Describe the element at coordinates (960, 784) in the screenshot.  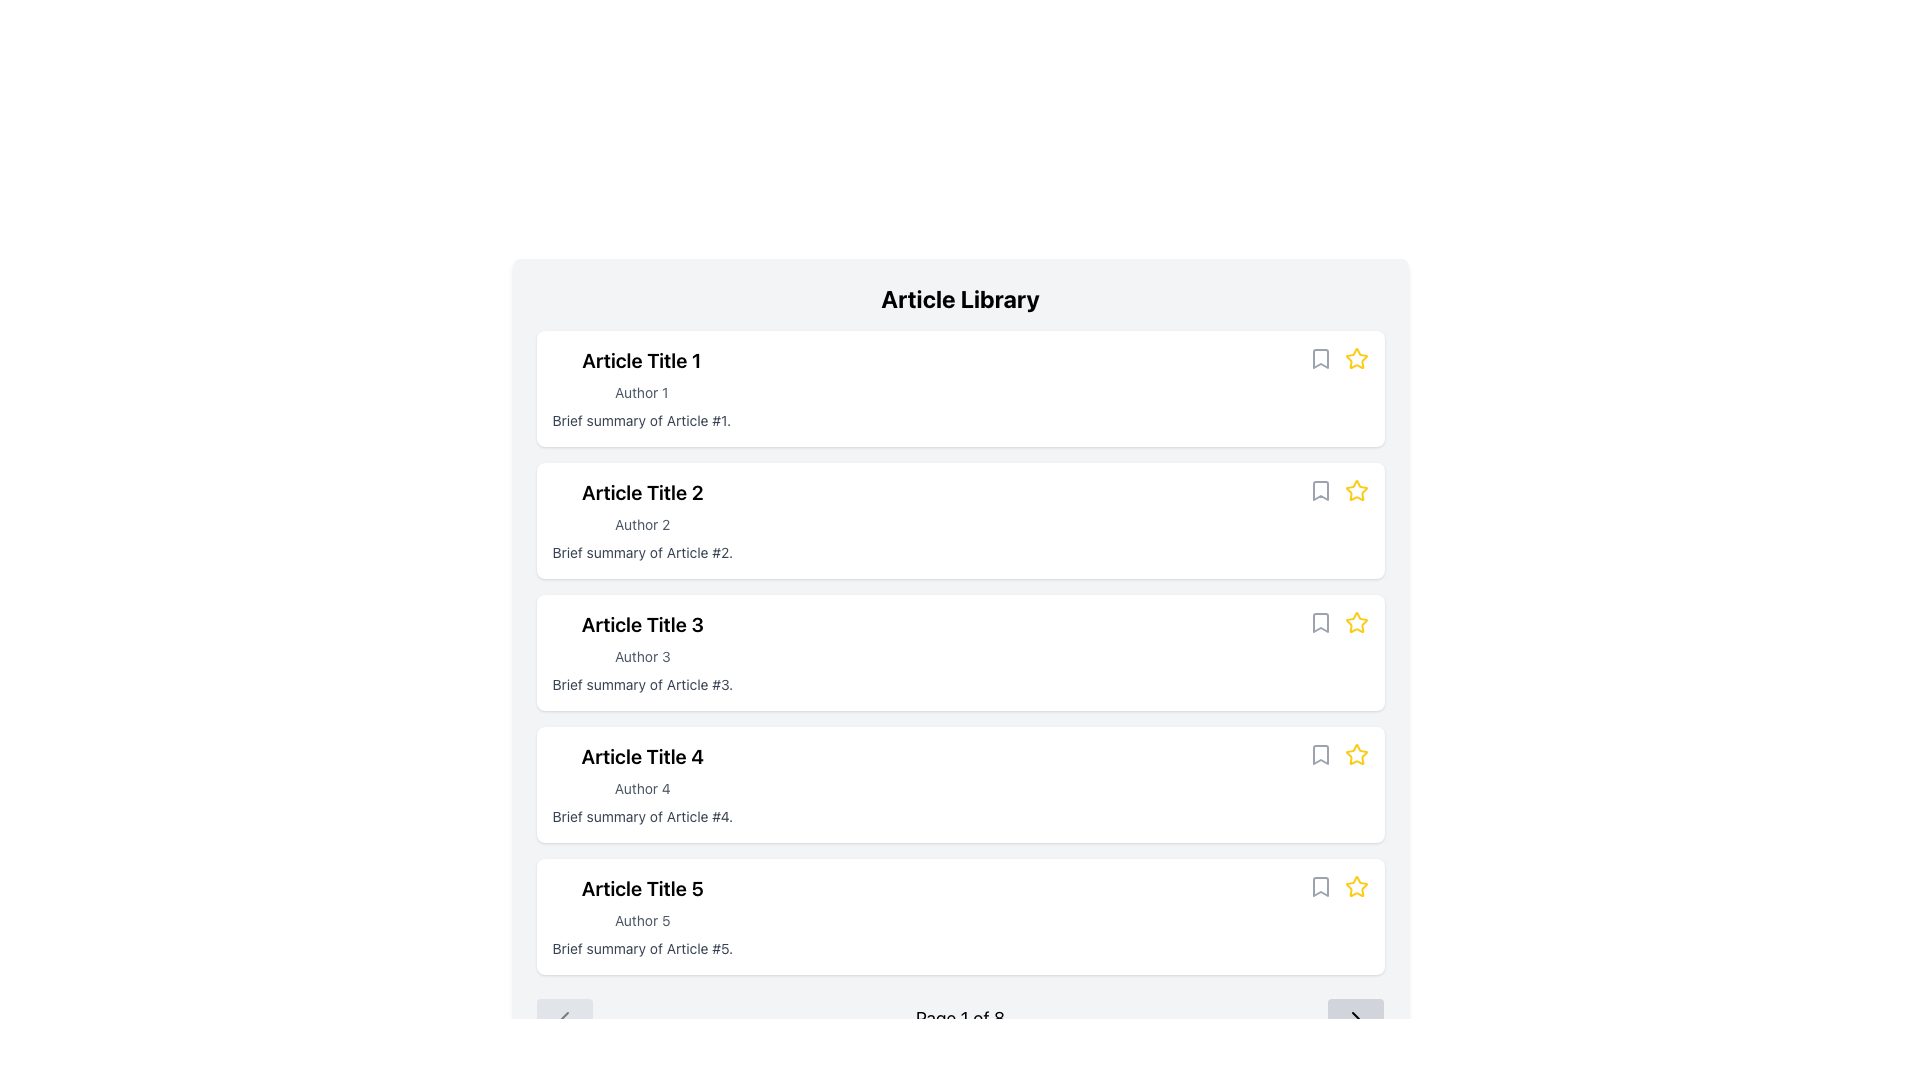
I see `title, author, and summary from the fourth article preview card in the vertical list of cards` at that location.